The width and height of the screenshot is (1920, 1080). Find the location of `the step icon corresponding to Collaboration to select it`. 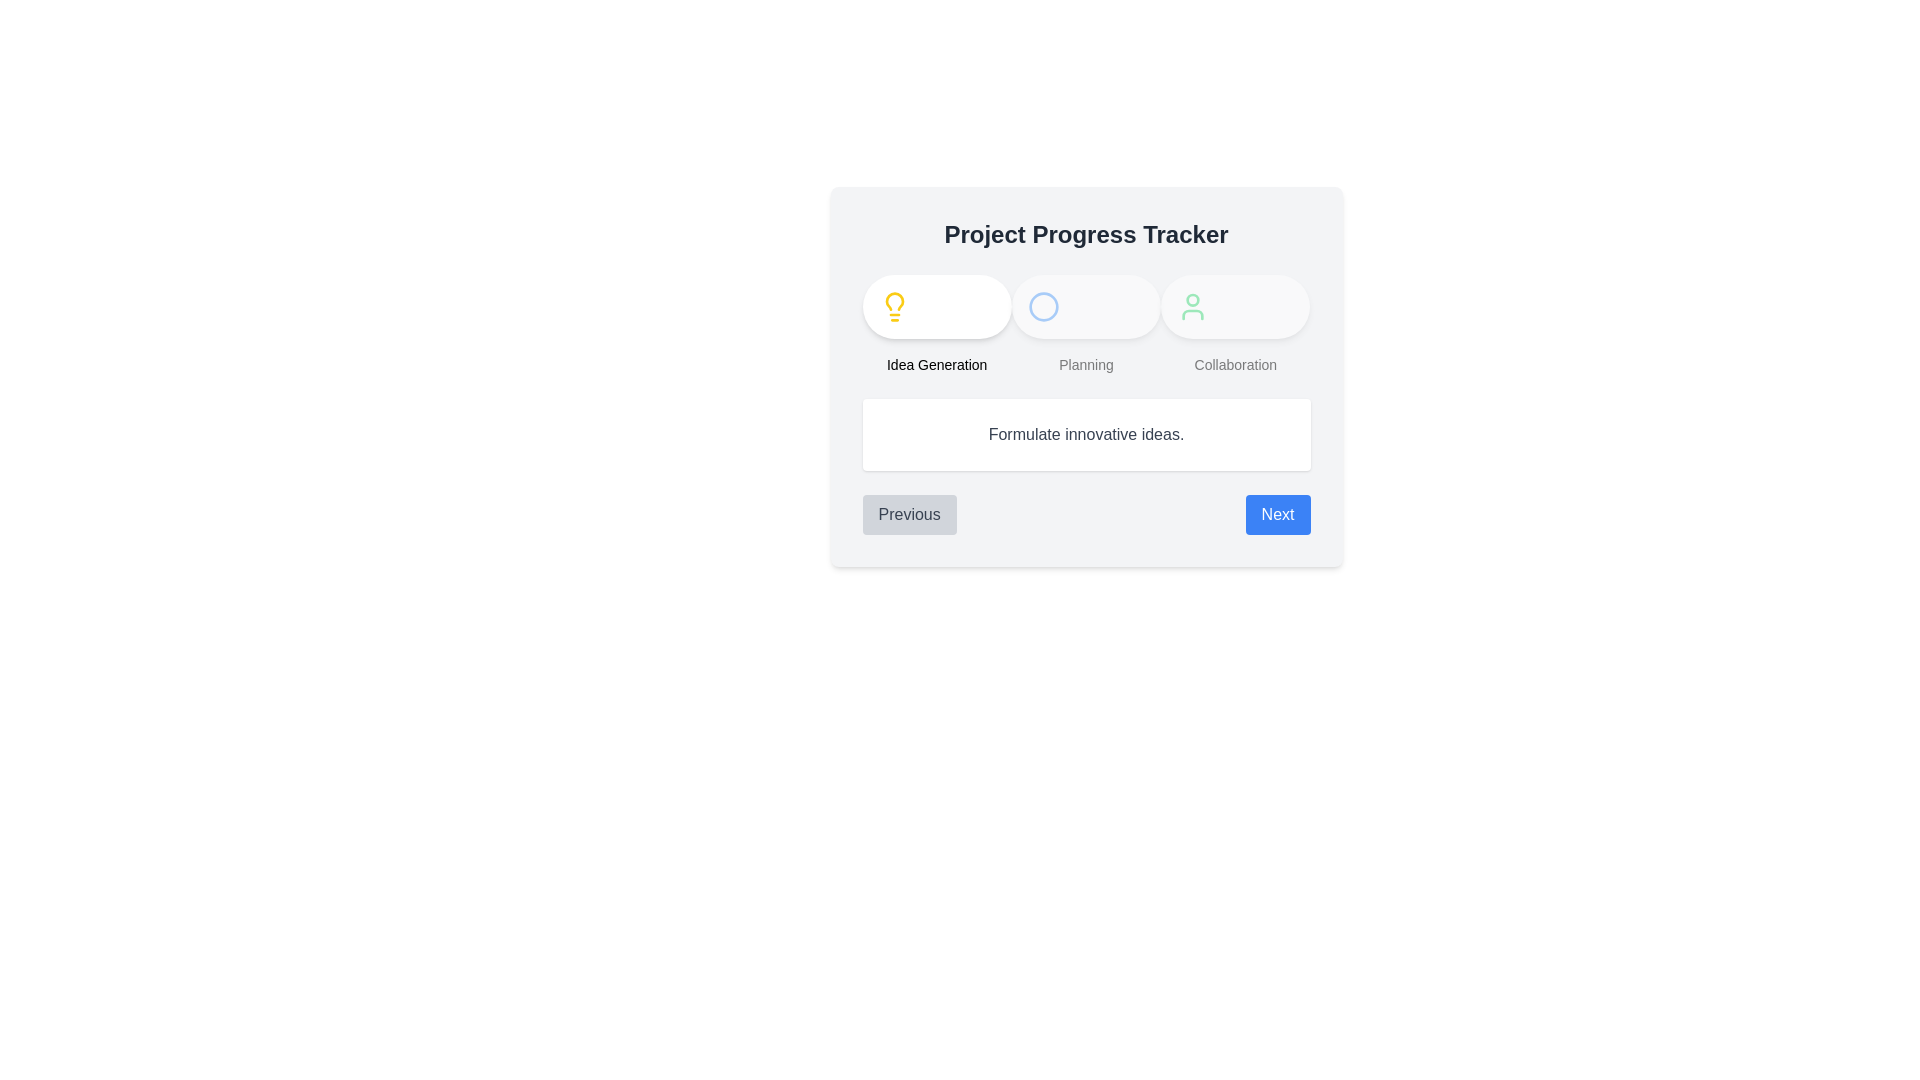

the step icon corresponding to Collaboration to select it is located at coordinates (1193, 307).